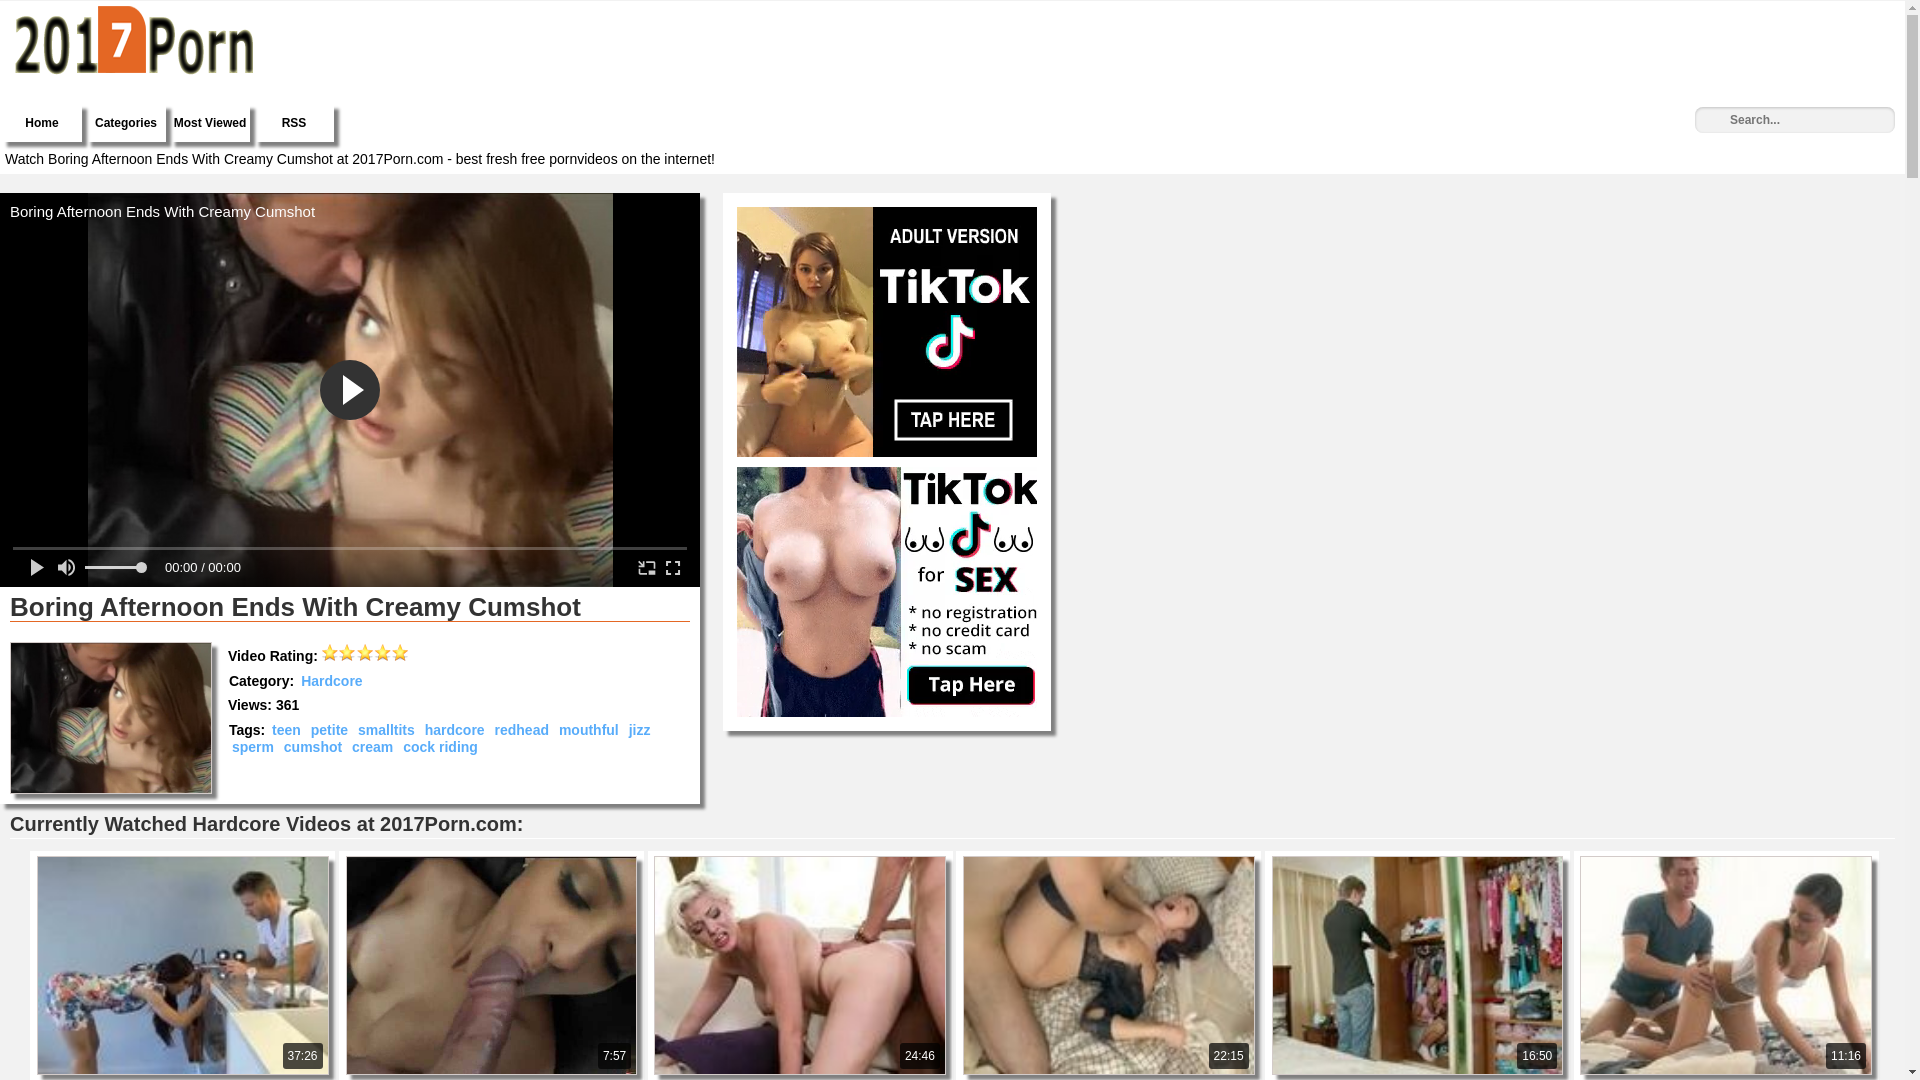  Describe the element at coordinates (331, 680) in the screenshot. I see `'Hardcore'` at that location.